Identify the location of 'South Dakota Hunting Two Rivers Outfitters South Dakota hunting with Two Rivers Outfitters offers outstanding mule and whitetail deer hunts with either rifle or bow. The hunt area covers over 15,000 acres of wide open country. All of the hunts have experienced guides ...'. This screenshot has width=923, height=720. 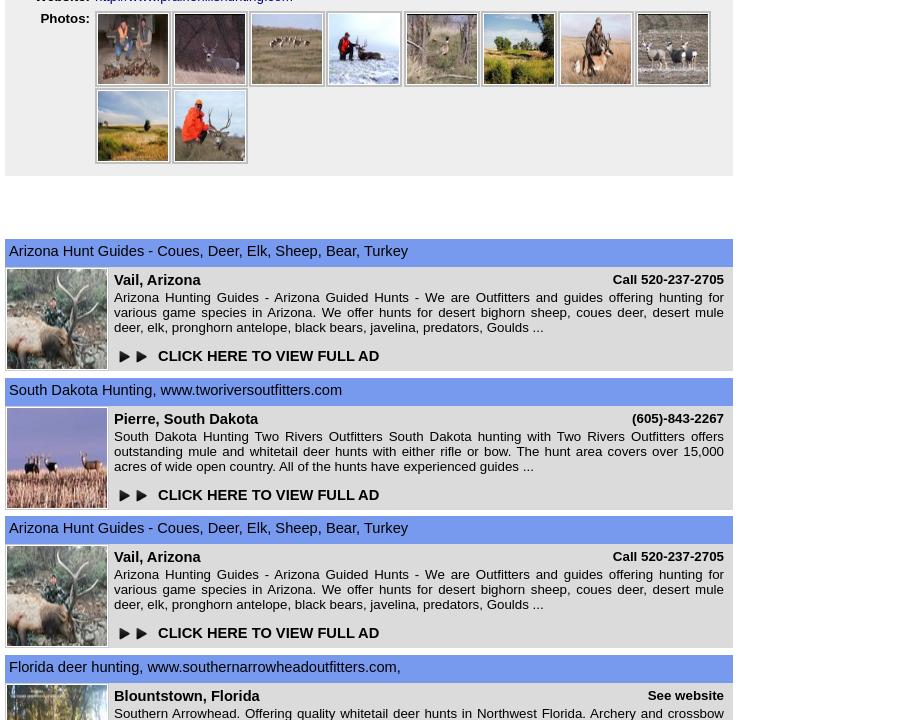
(419, 450).